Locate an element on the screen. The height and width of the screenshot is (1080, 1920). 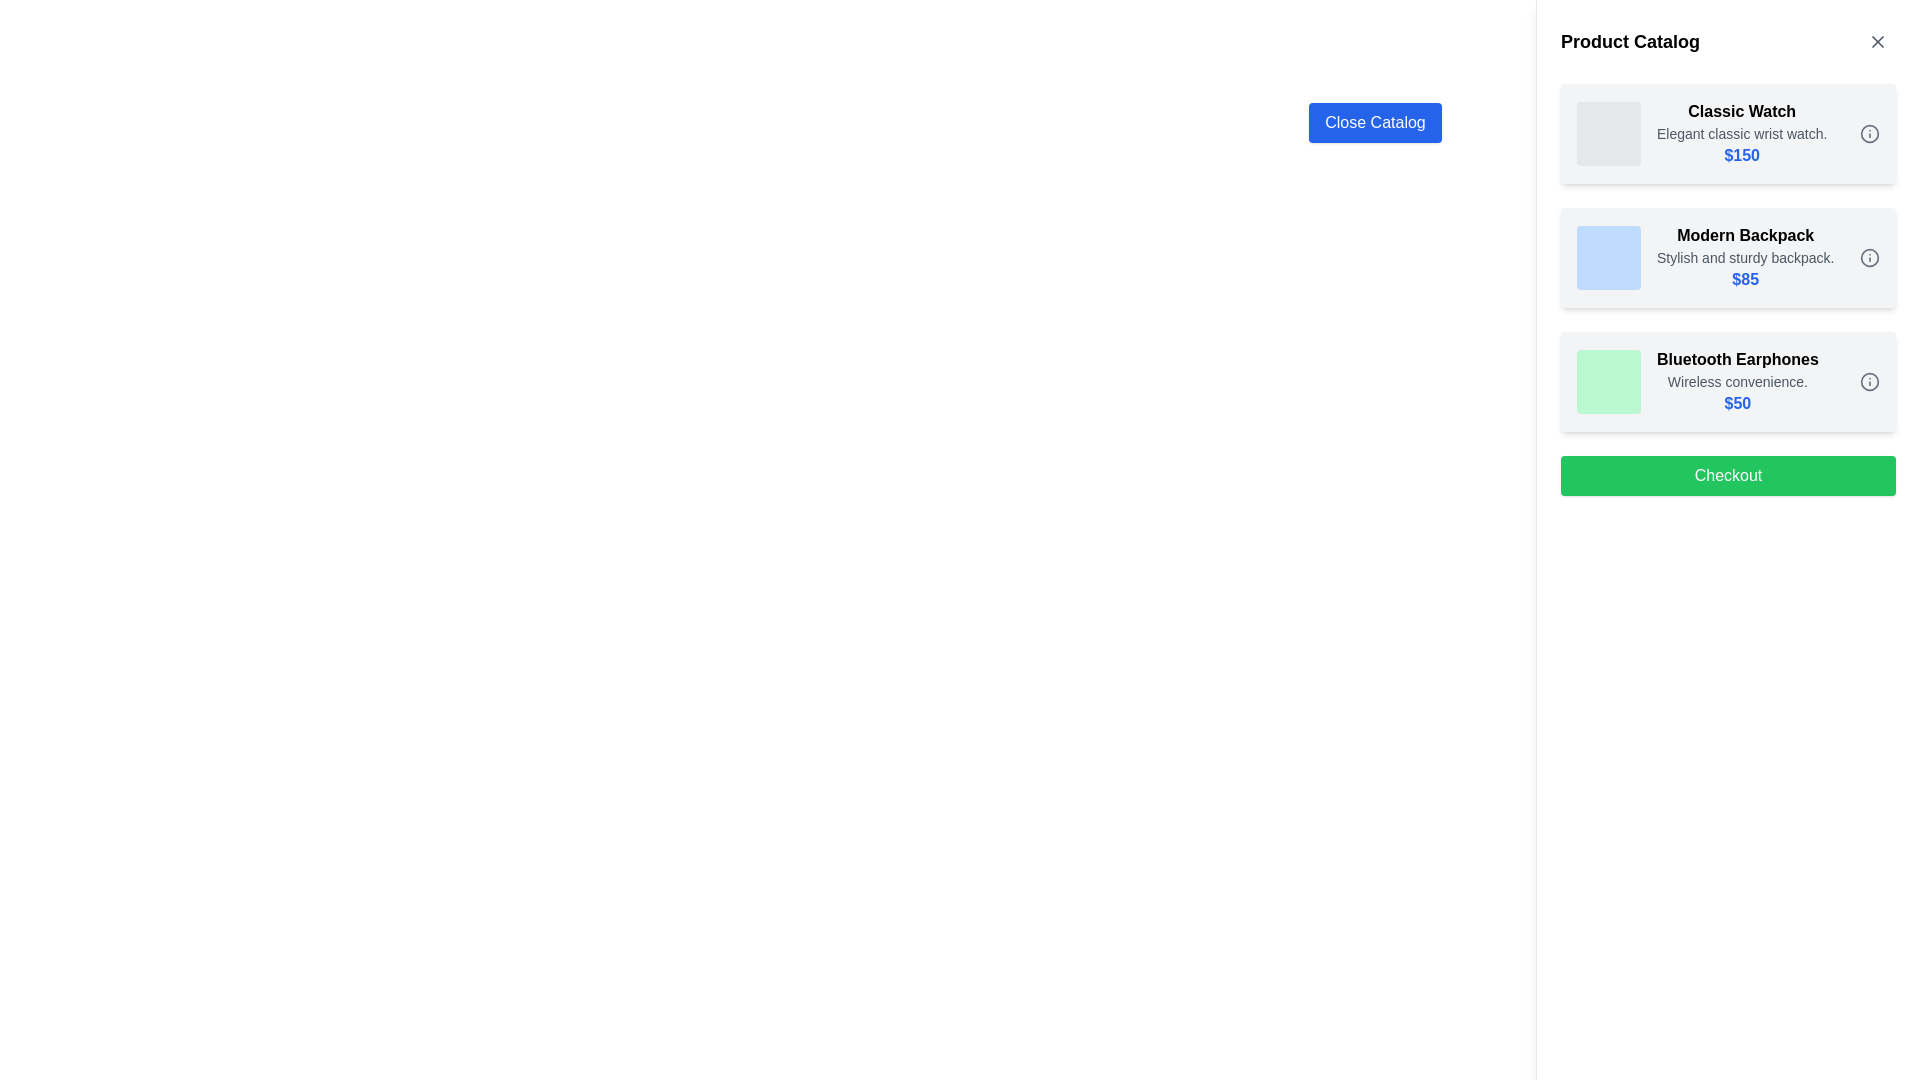
descriptive text label summarizing the functionalities of the product 'Bluetooth Earphones', which is located in the product card, second line of text below the title and above the price is located at coordinates (1736, 381).